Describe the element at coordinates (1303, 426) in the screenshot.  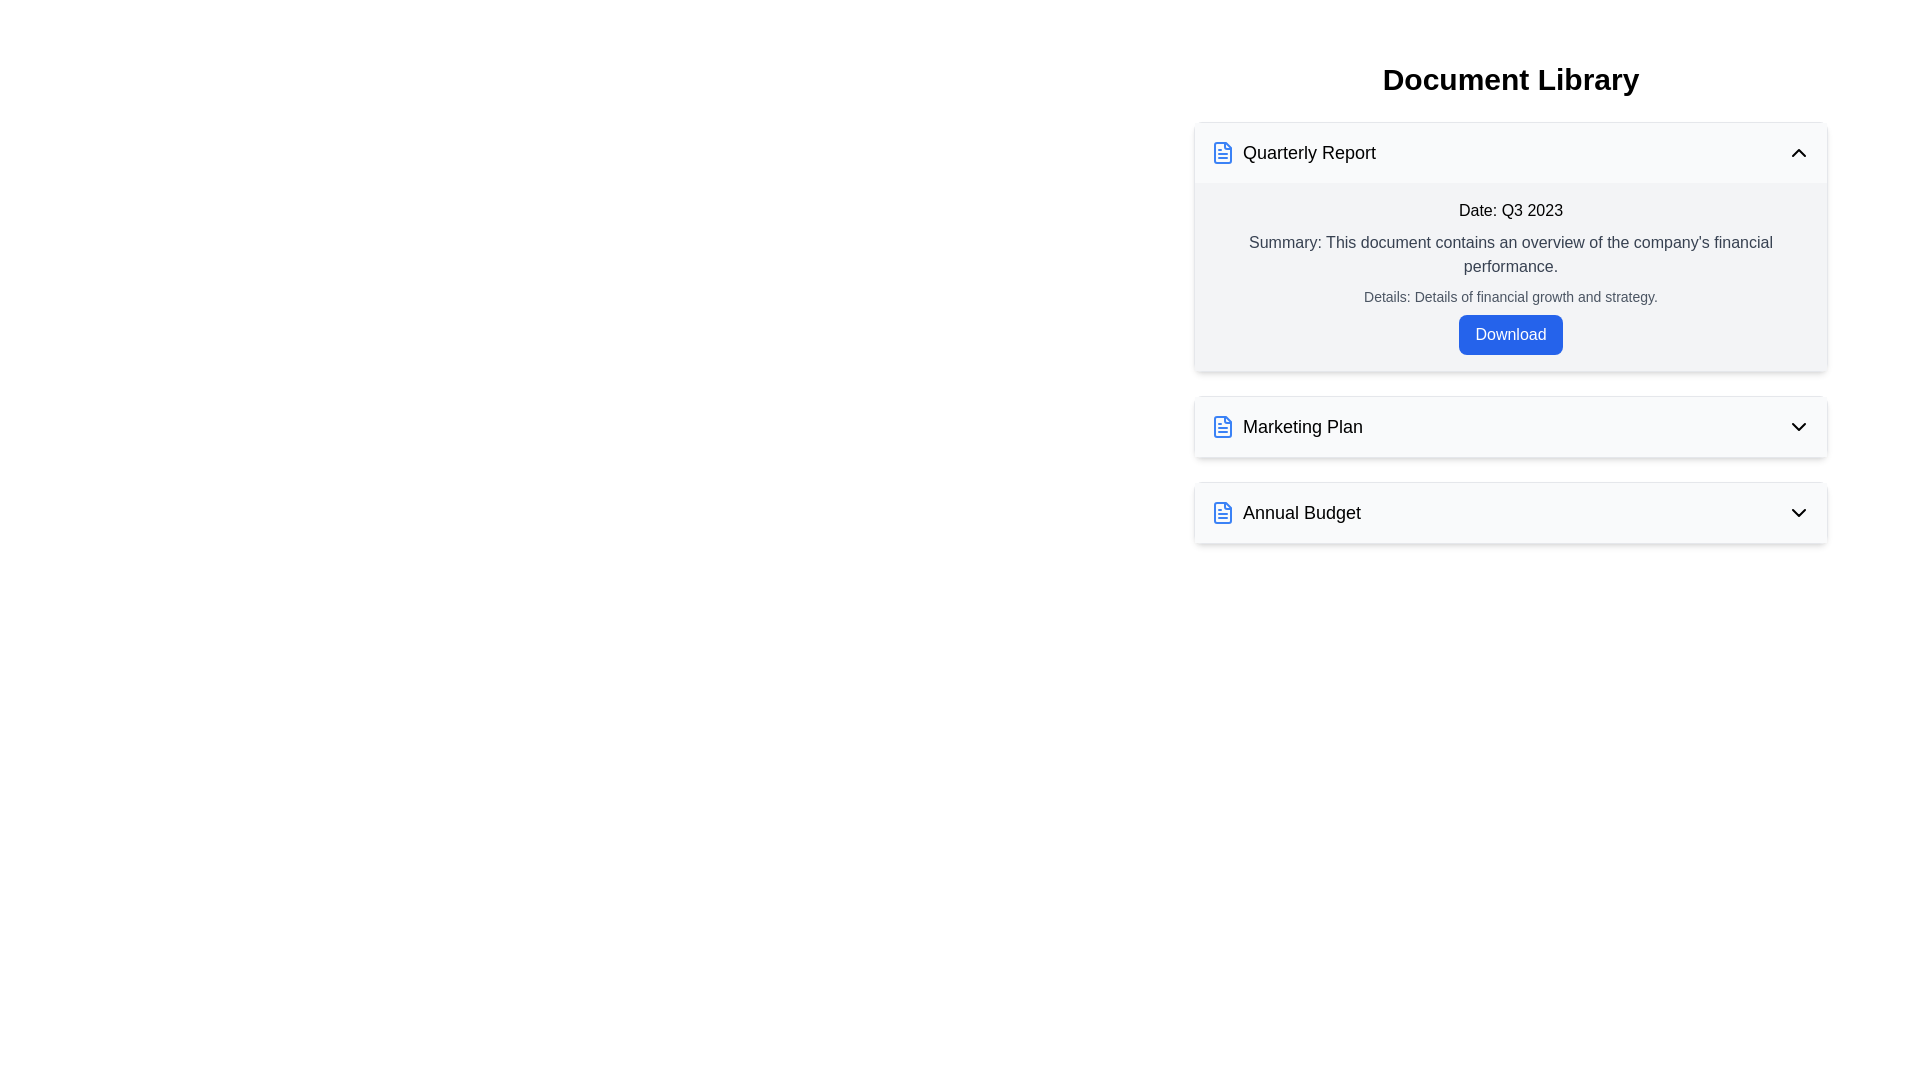
I see `the text label displaying 'Marketing Plan' that is styled in medium bold font and positioned next to a file icon` at that location.